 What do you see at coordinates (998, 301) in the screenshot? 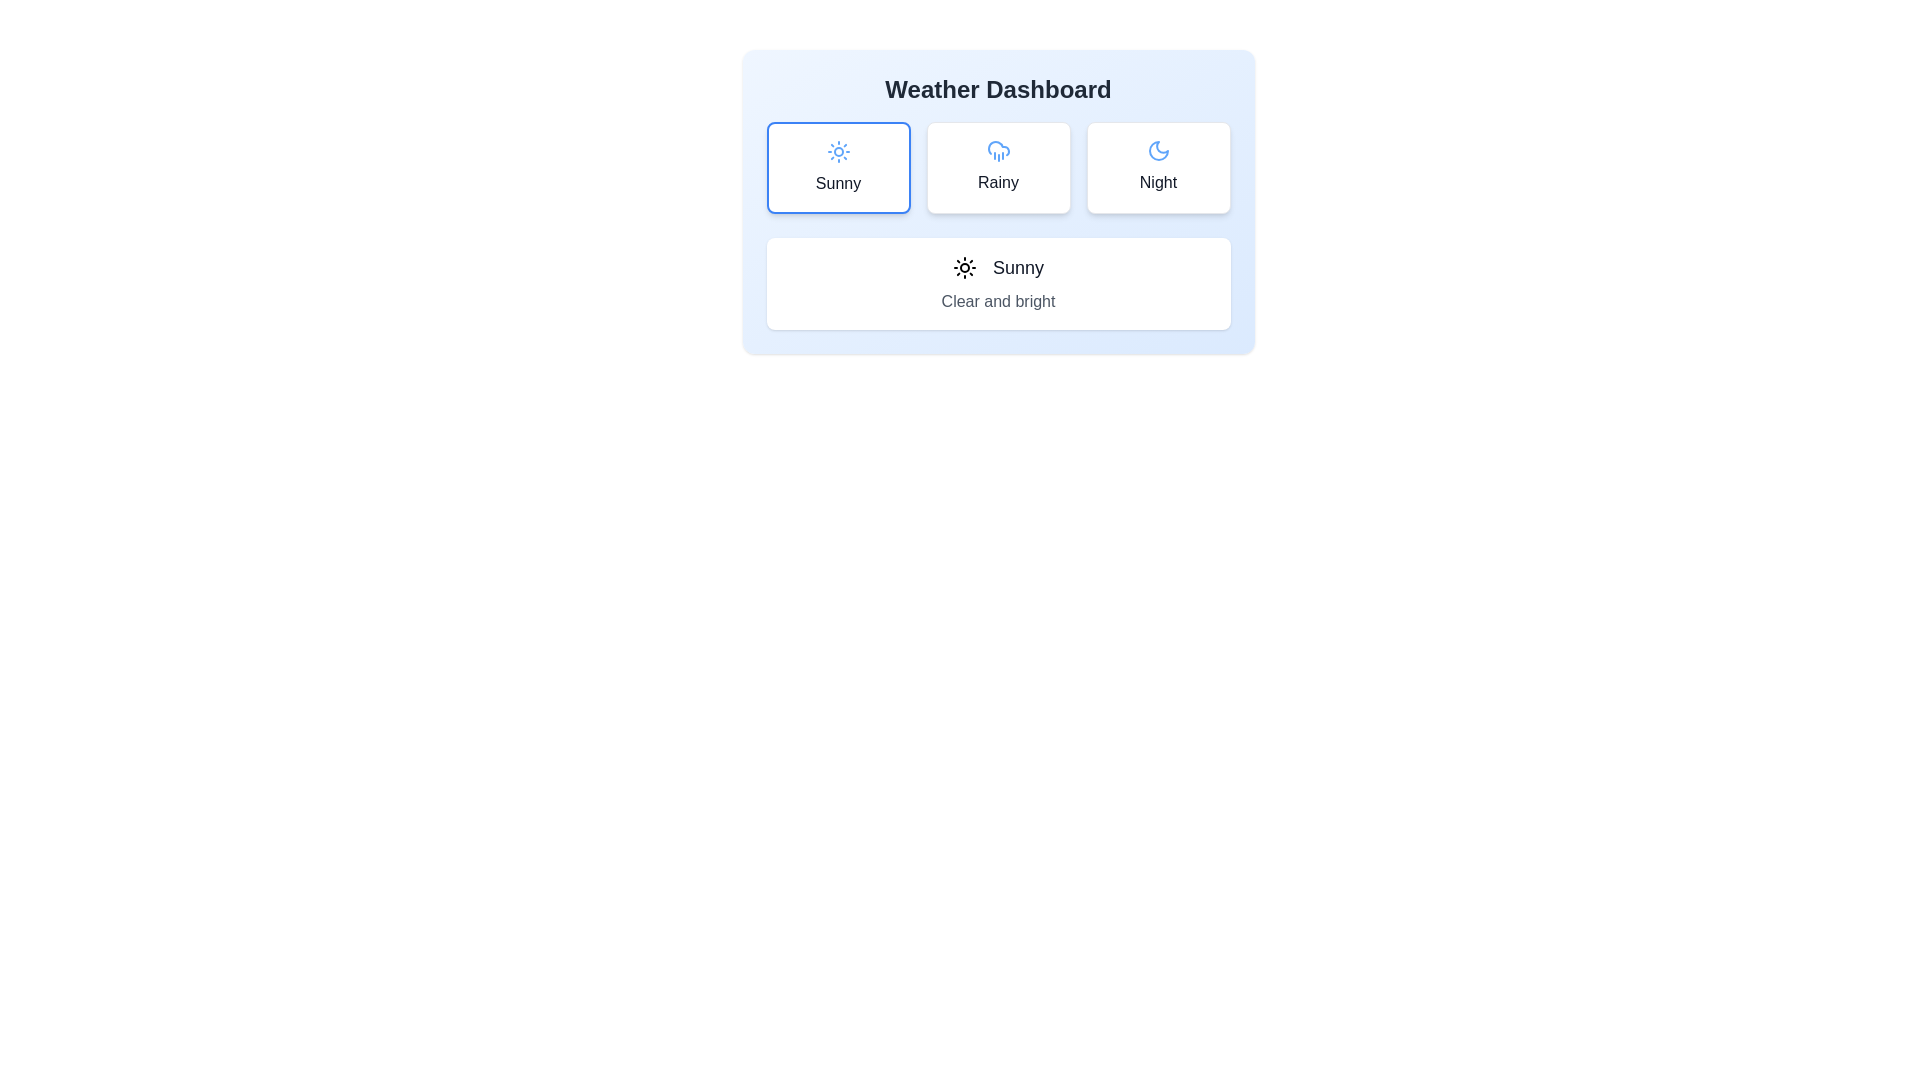
I see `the descriptive text label providing details about the weather condition 'Sunny', which is located within a rectangular card component` at bounding box center [998, 301].